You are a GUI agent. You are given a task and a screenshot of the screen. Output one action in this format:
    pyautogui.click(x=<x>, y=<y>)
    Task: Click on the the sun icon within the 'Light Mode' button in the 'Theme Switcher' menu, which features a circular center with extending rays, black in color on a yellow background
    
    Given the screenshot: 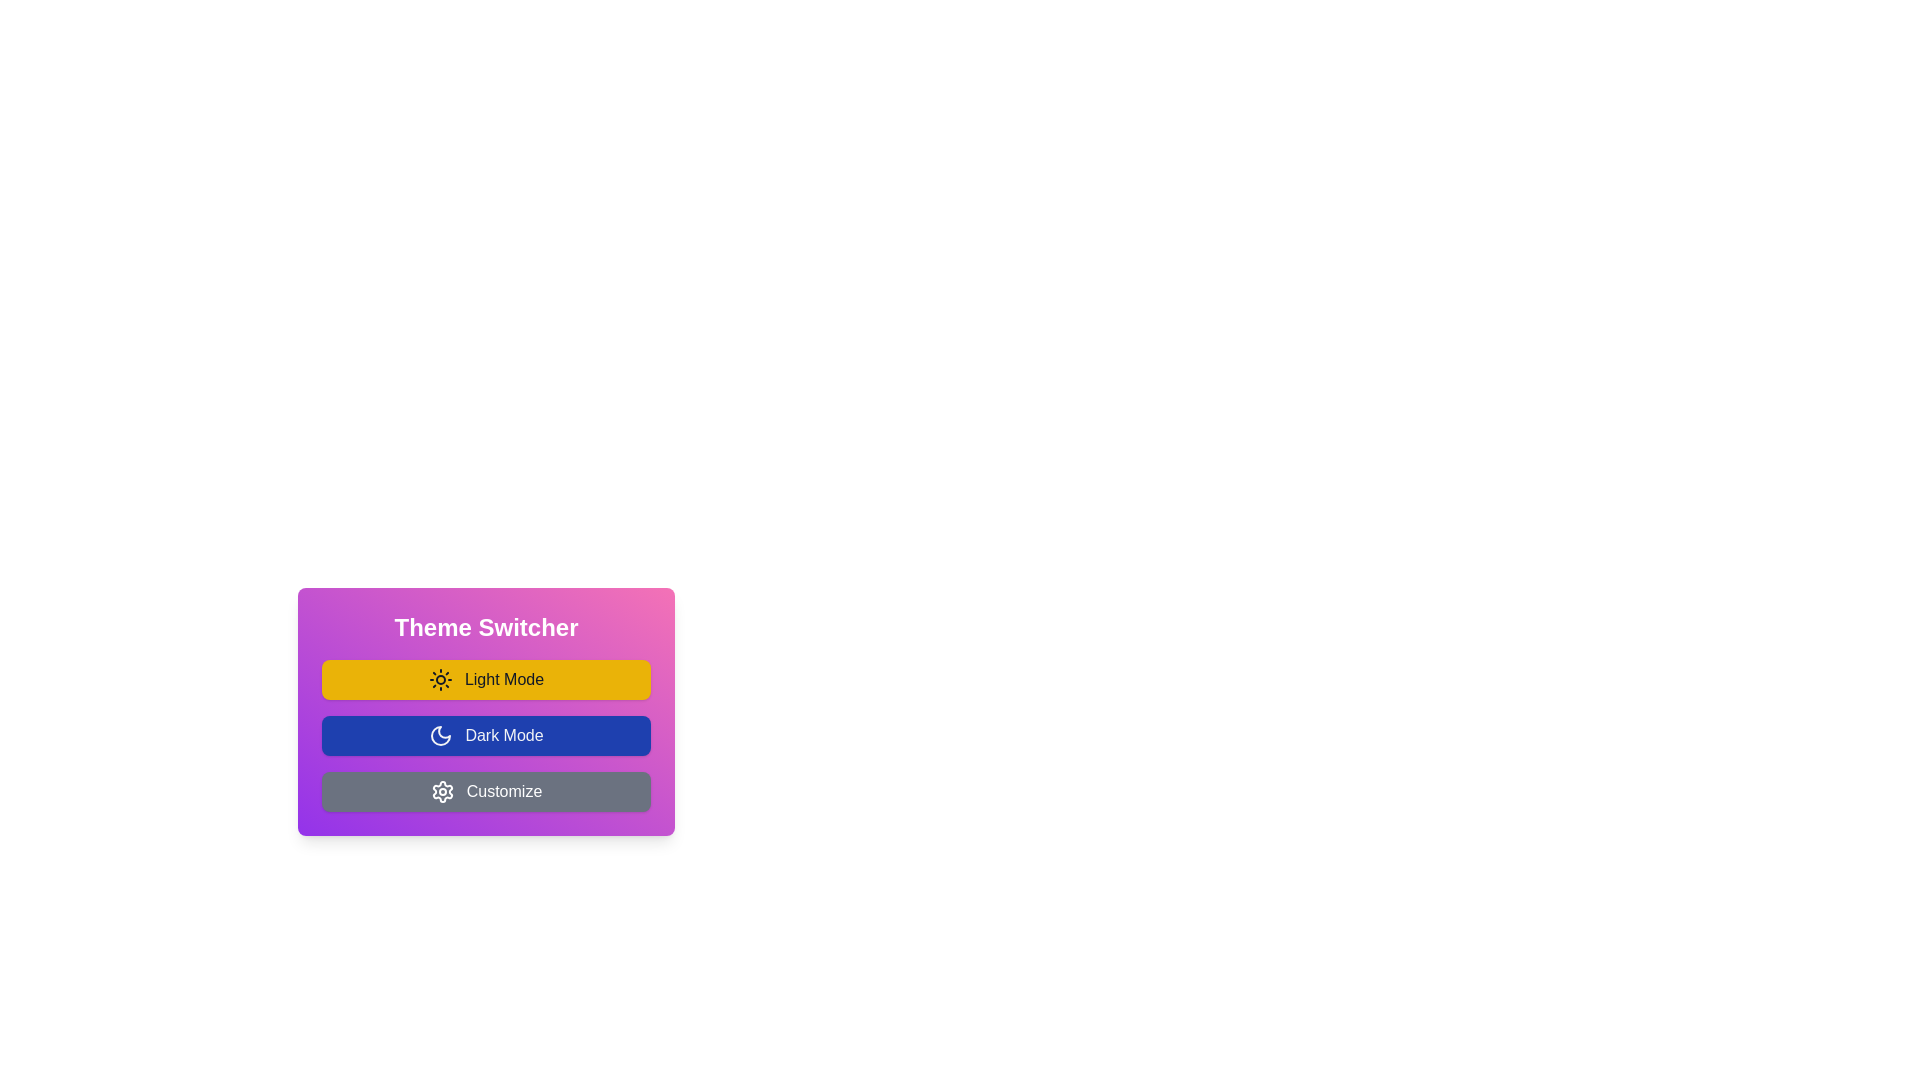 What is the action you would take?
    pyautogui.click(x=439, y=678)
    